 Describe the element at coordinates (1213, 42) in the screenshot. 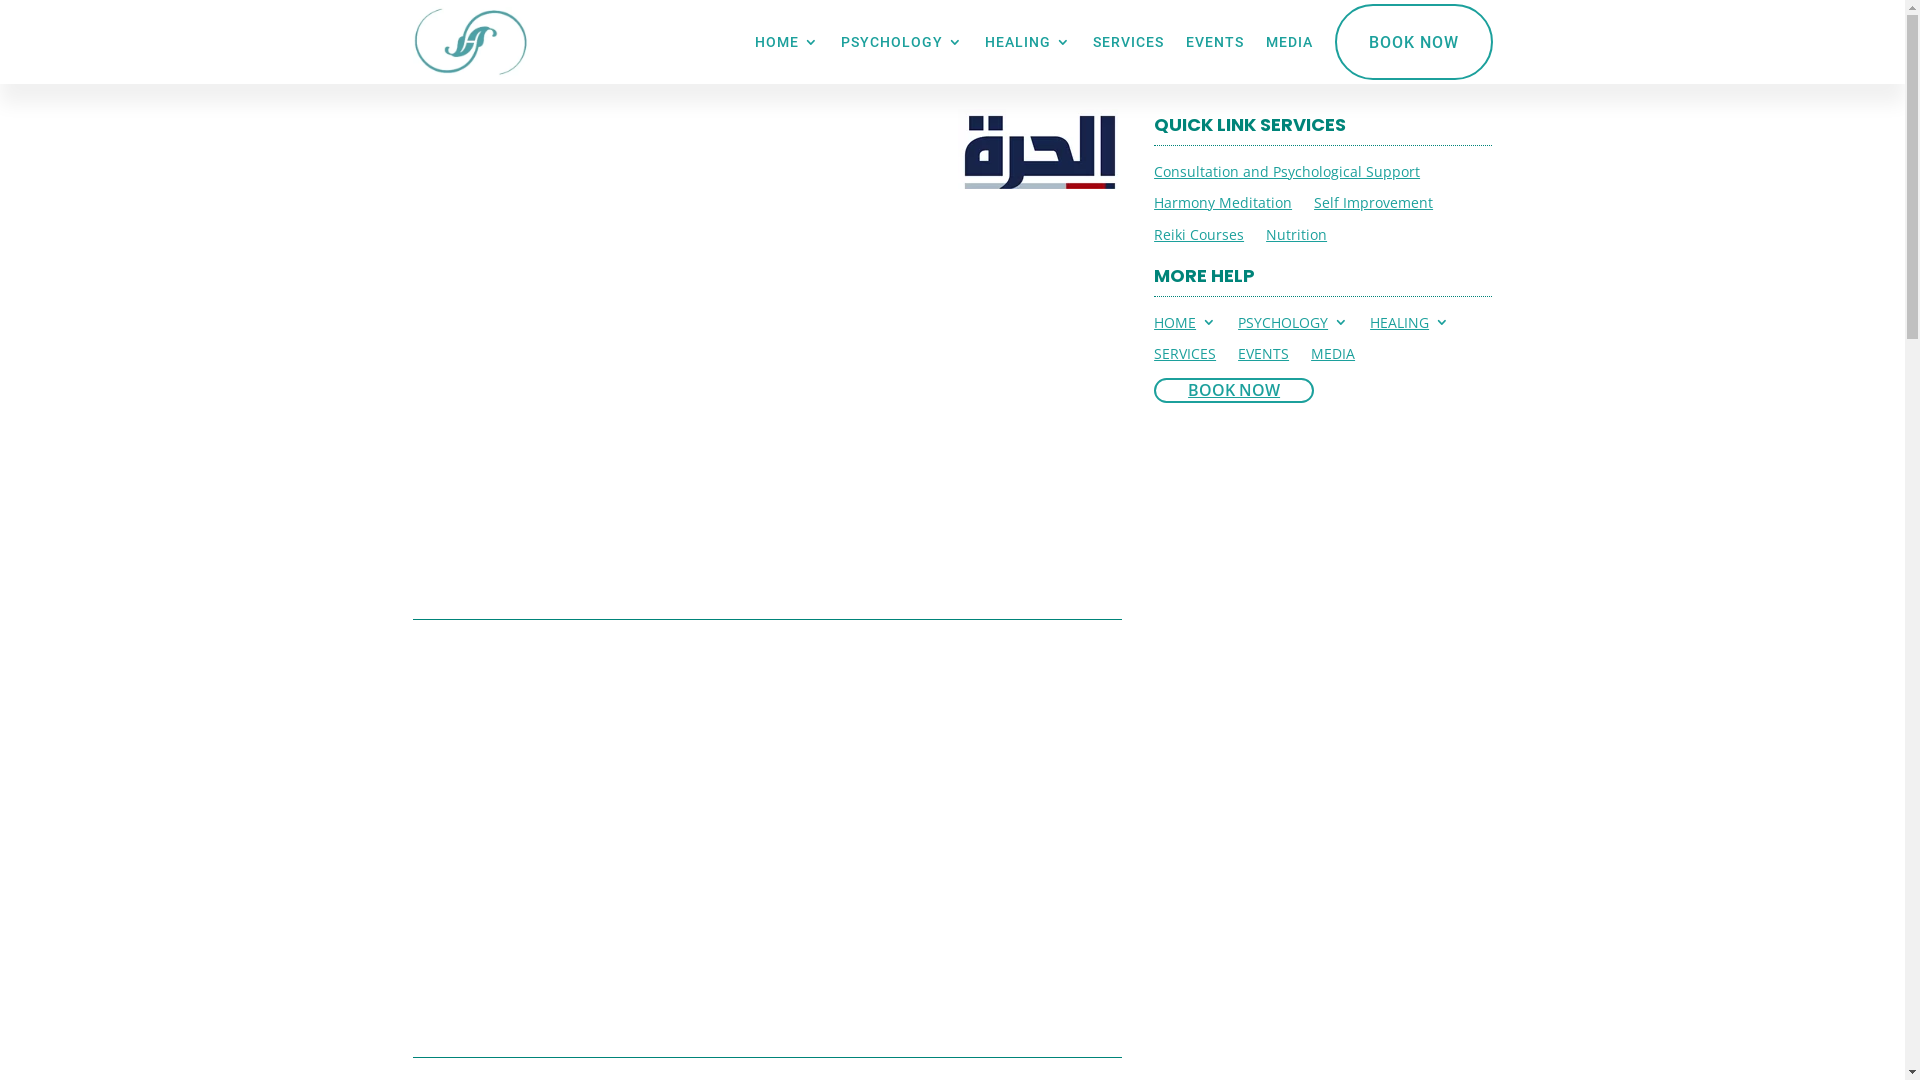

I see `'EVENTS'` at that location.